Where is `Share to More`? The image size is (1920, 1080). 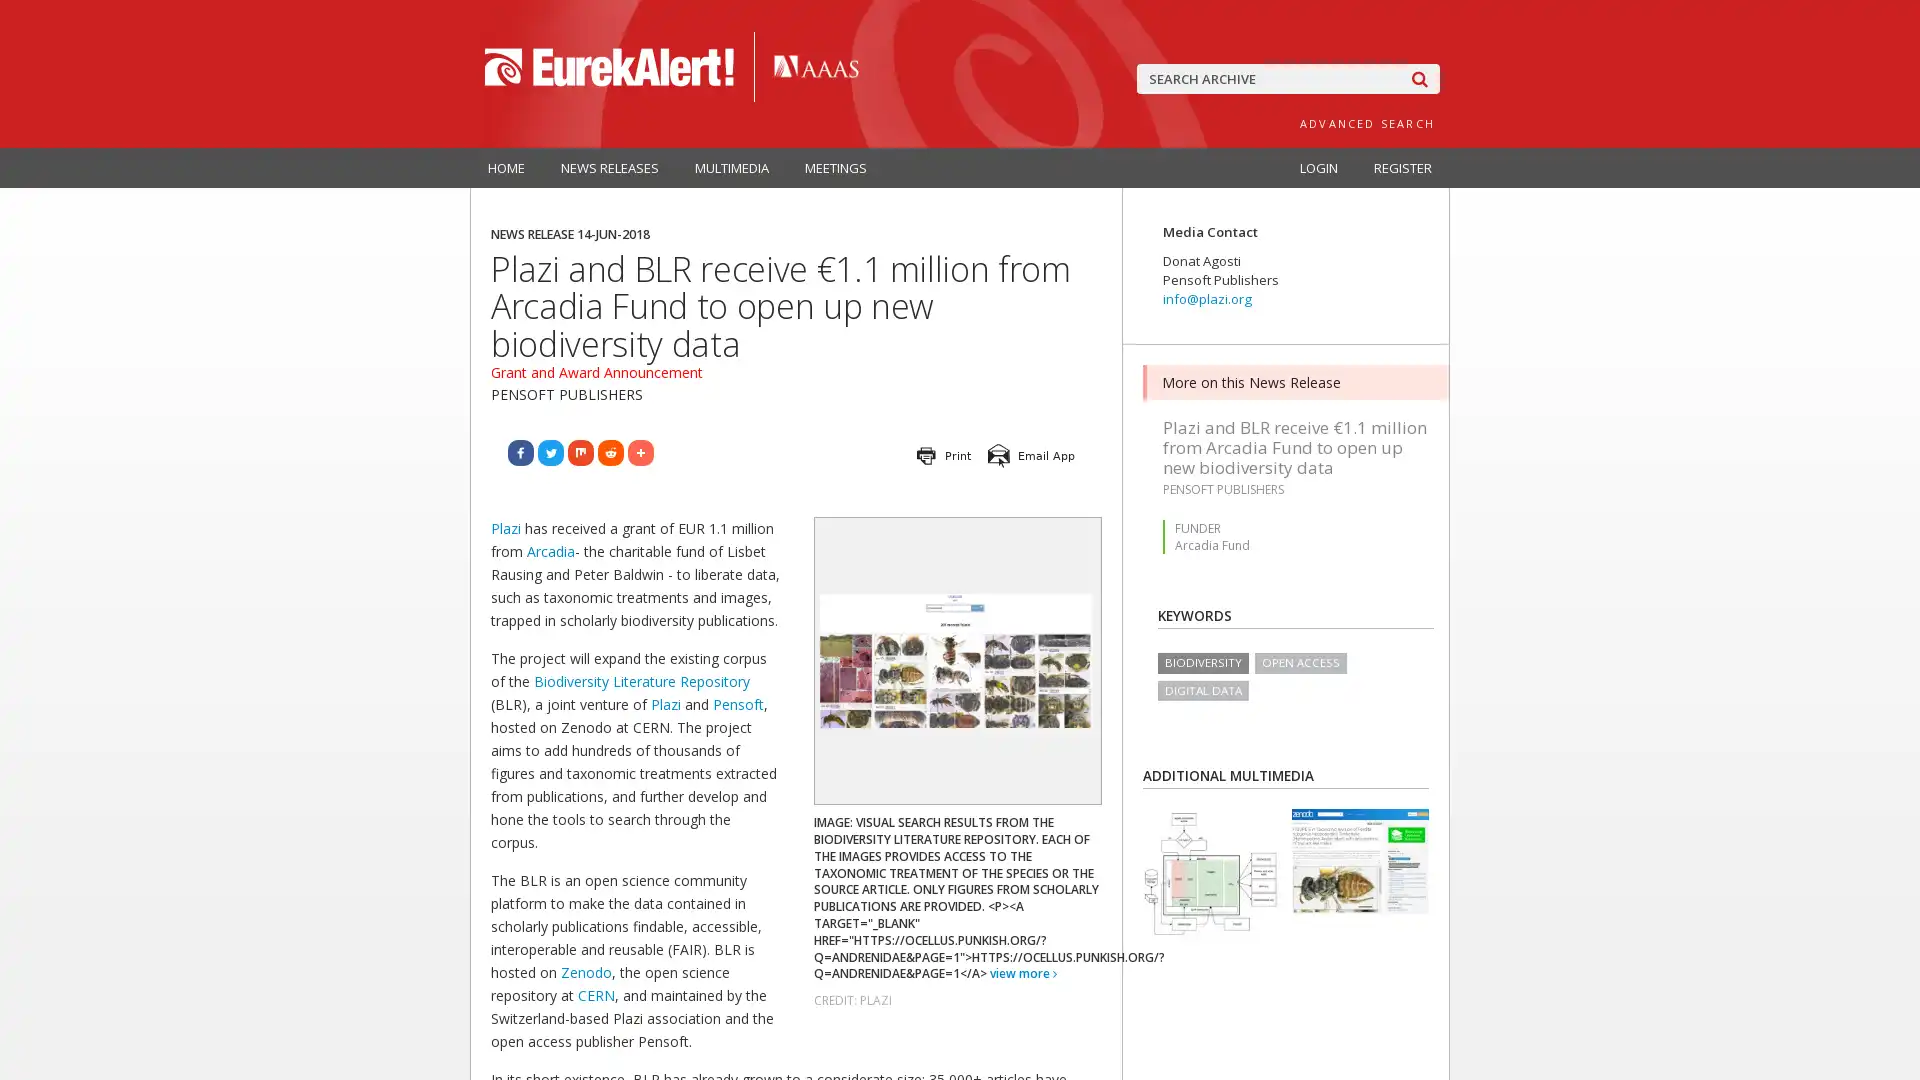 Share to More is located at coordinates (641, 452).